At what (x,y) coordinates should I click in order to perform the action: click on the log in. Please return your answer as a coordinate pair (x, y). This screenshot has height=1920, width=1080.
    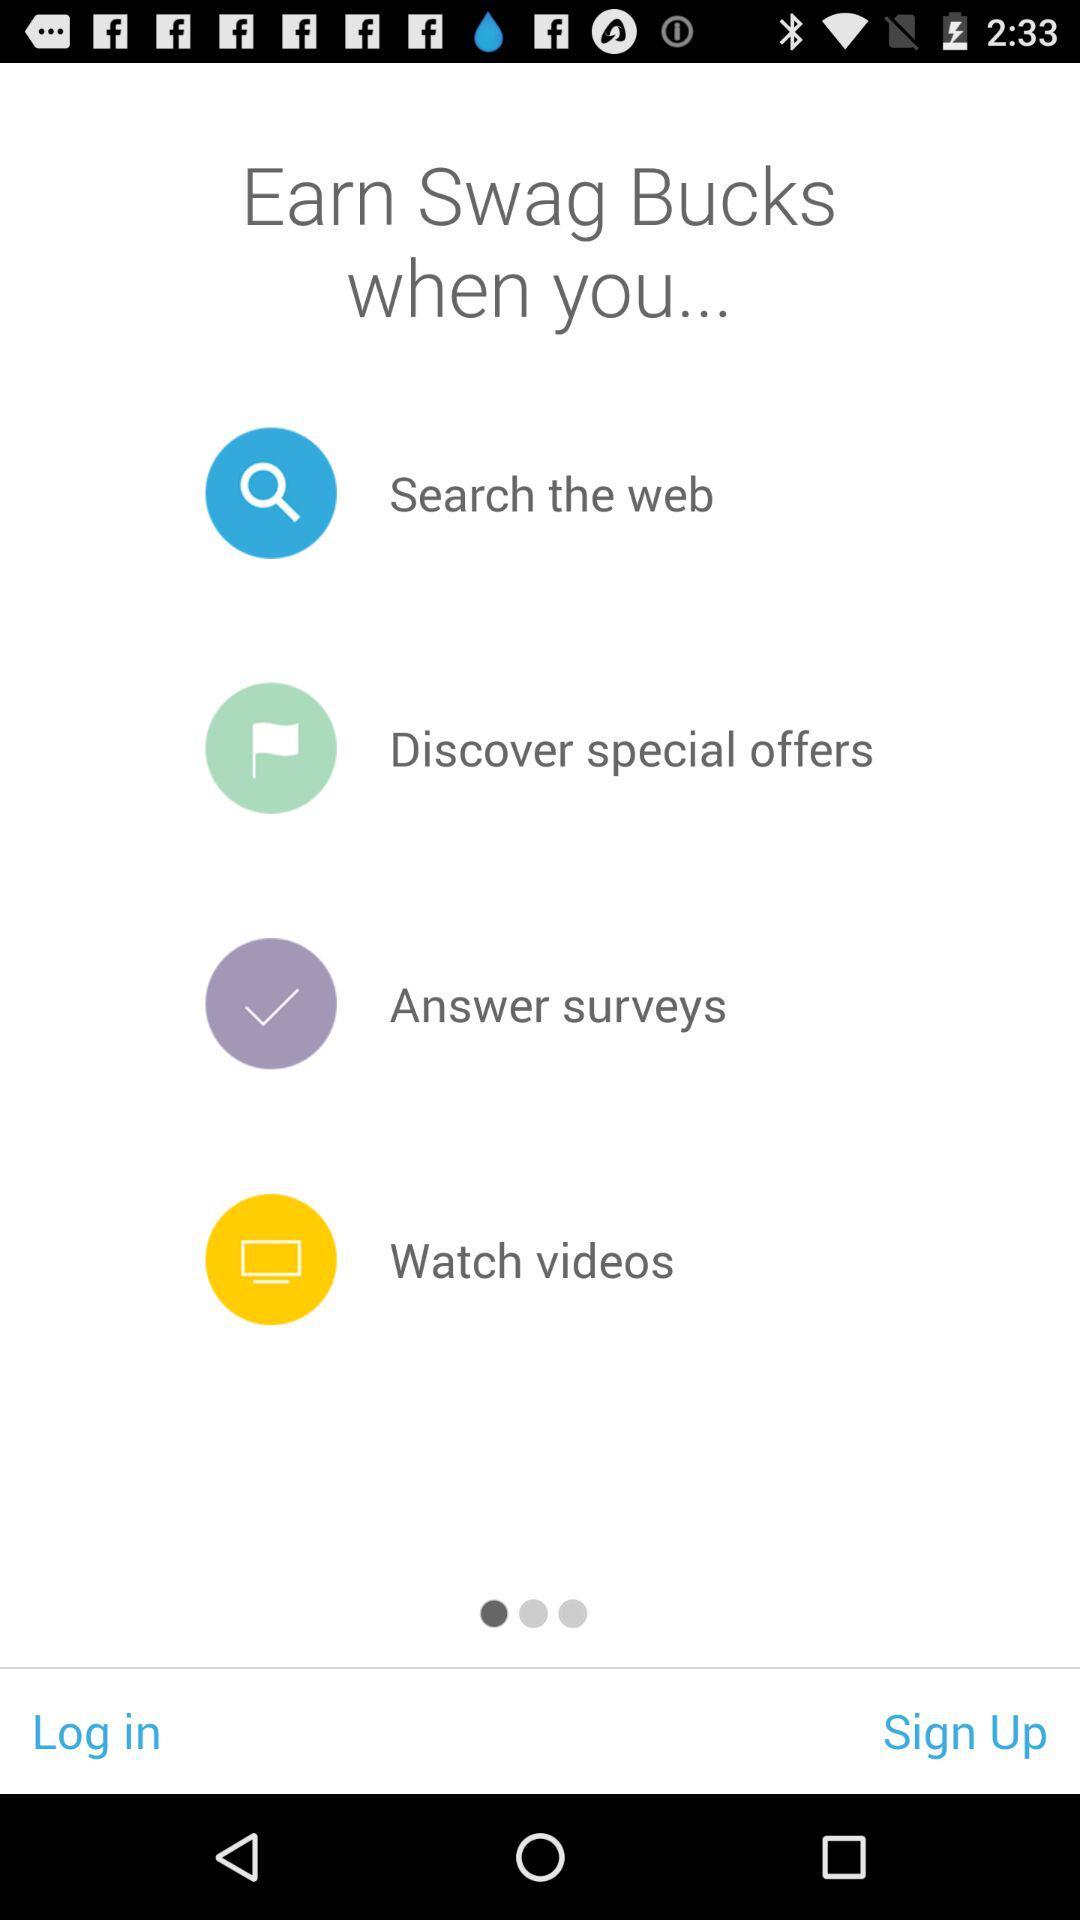
    Looking at the image, I should click on (96, 1729).